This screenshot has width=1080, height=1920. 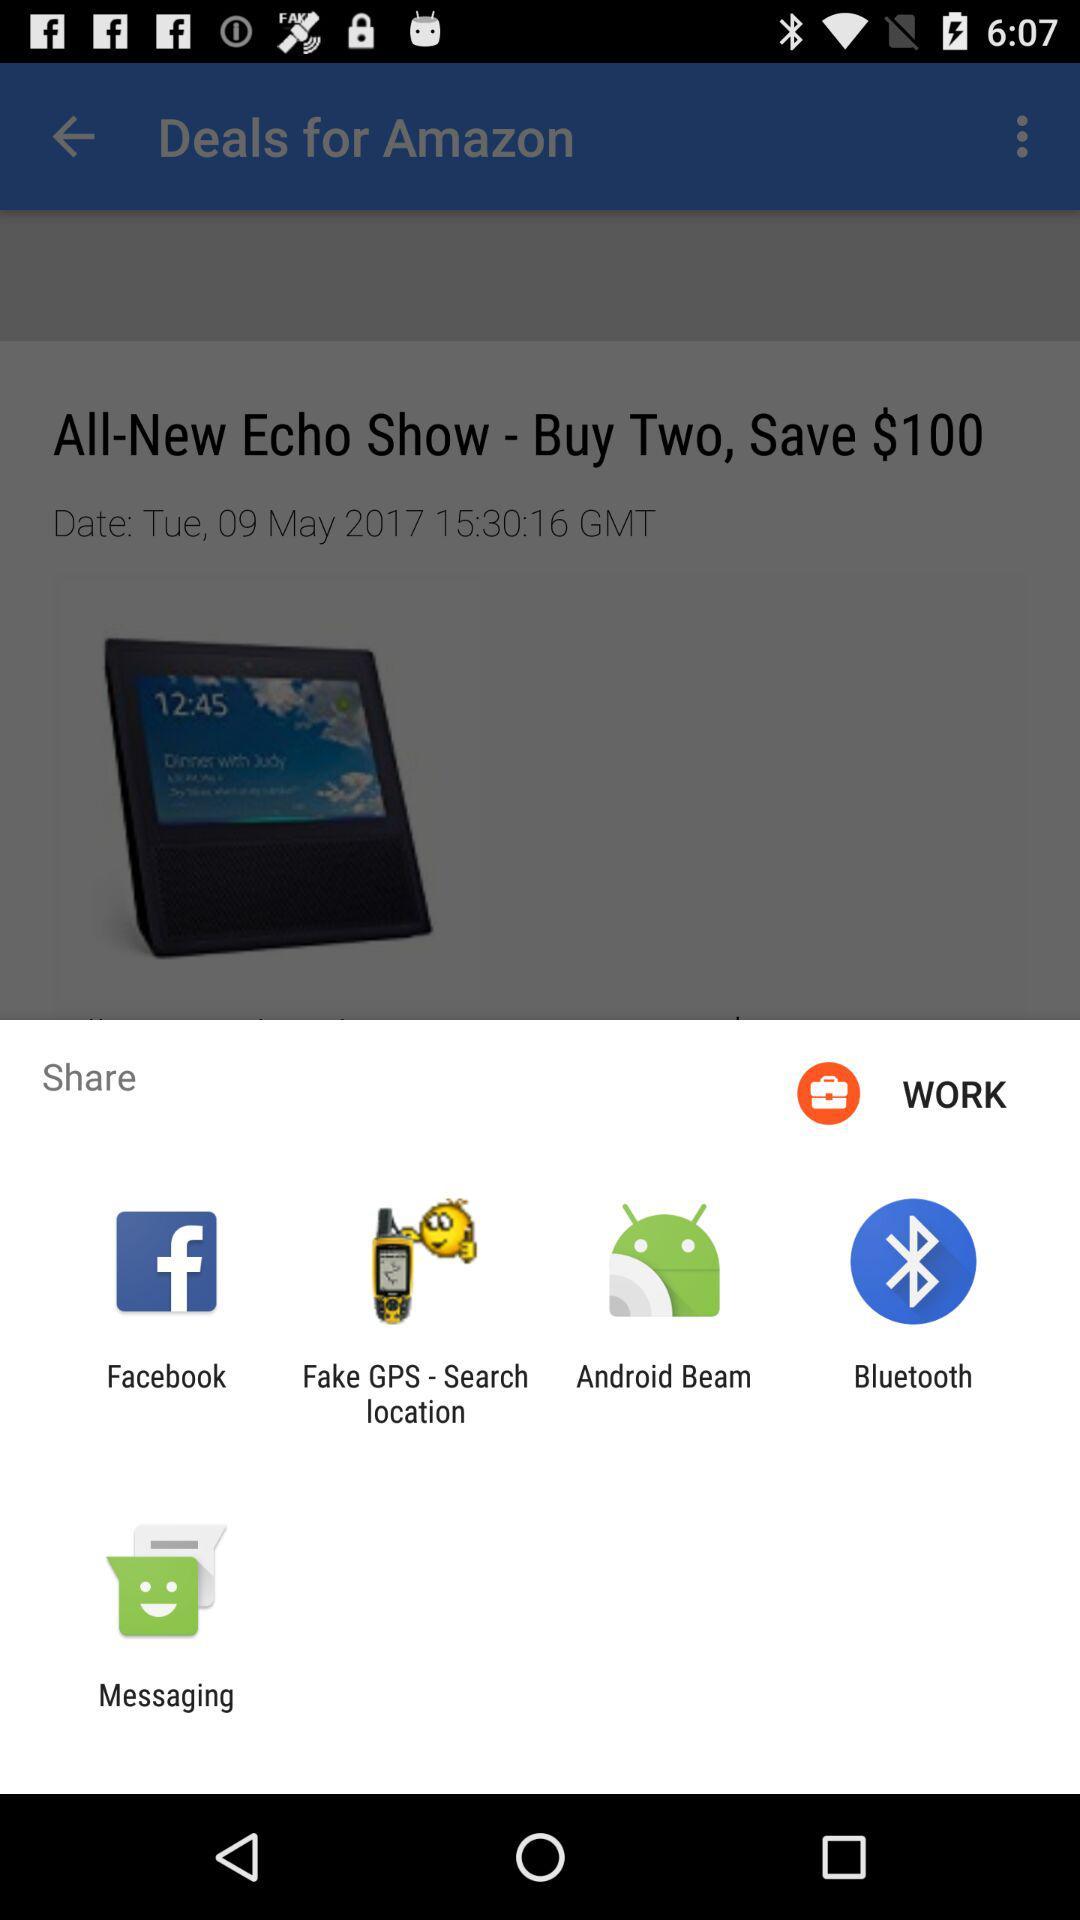 What do you see at coordinates (664, 1392) in the screenshot?
I see `the item to the left of the bluetooth` at bounding box center [664, 1392].